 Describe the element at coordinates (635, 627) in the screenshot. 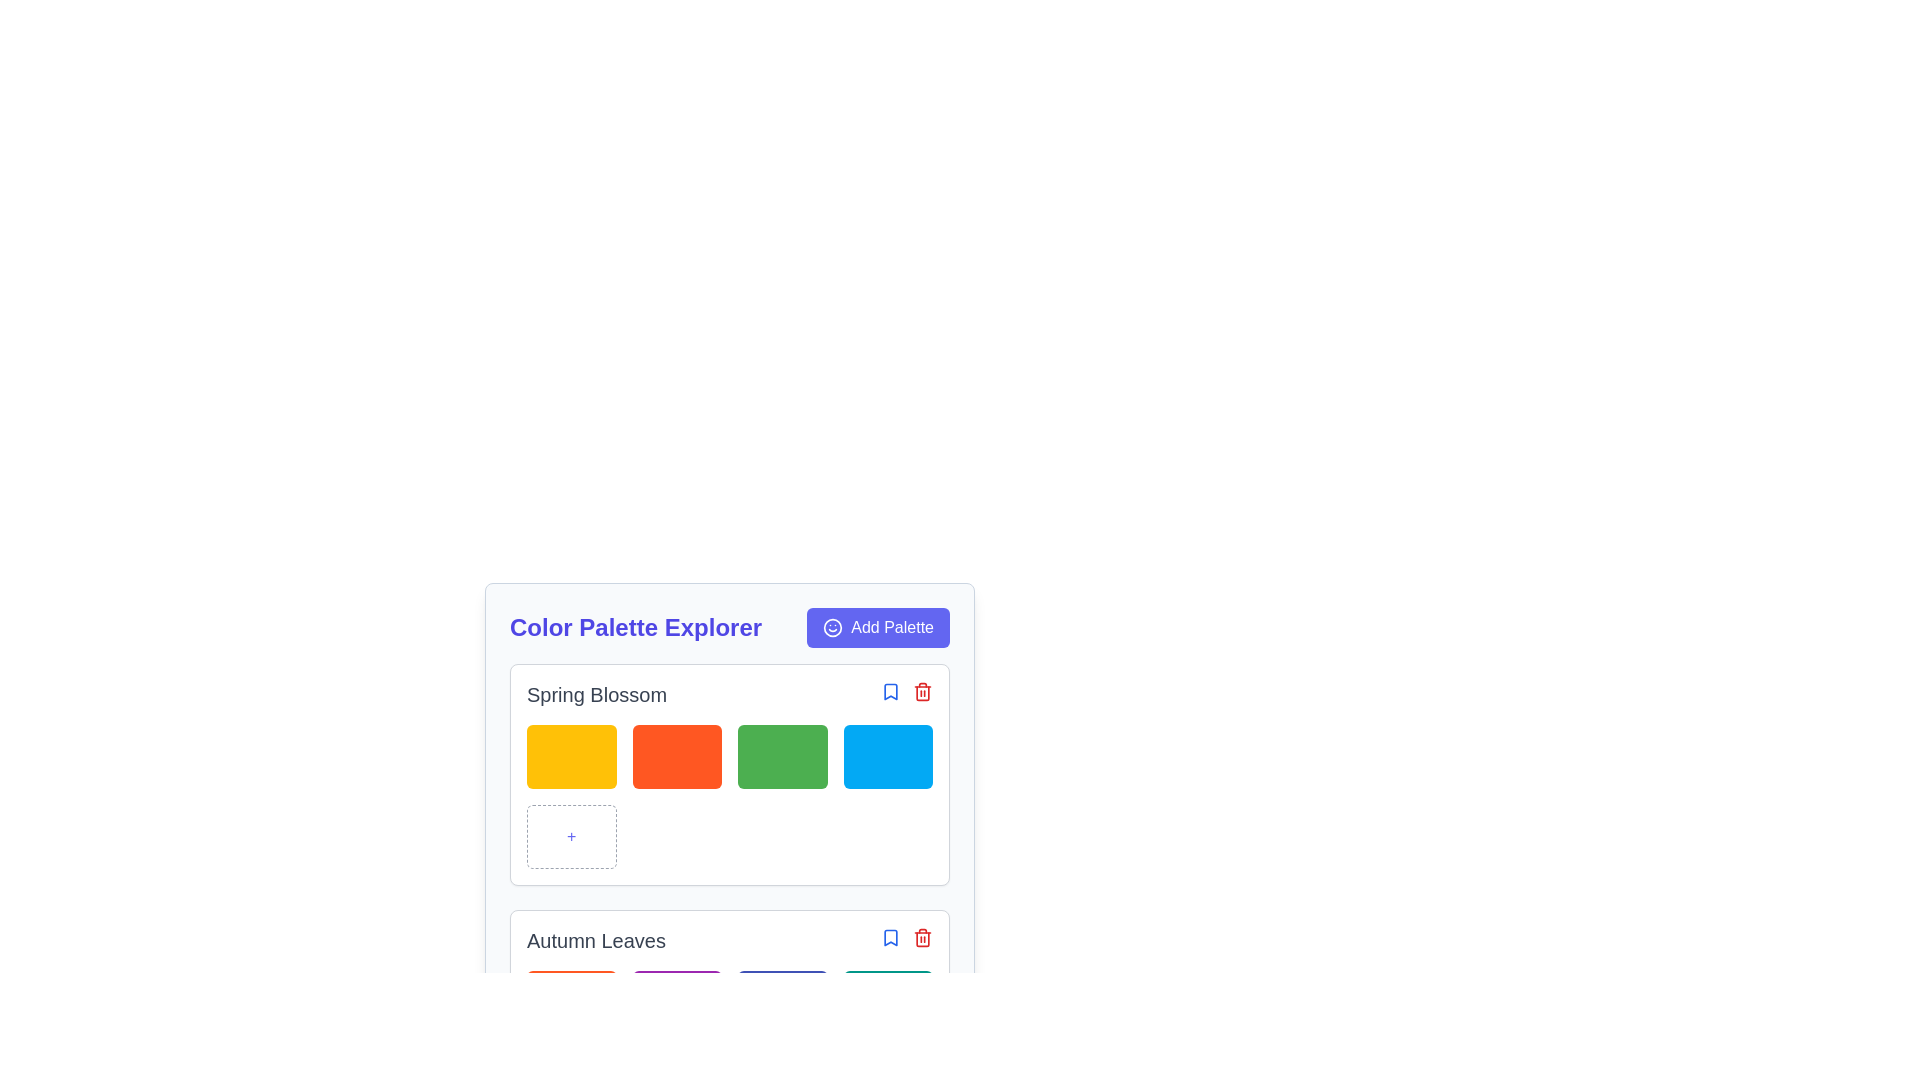

I see `the 'Color Palette Explorer' text label, which serves as a title or heading in the user interface` at that location.